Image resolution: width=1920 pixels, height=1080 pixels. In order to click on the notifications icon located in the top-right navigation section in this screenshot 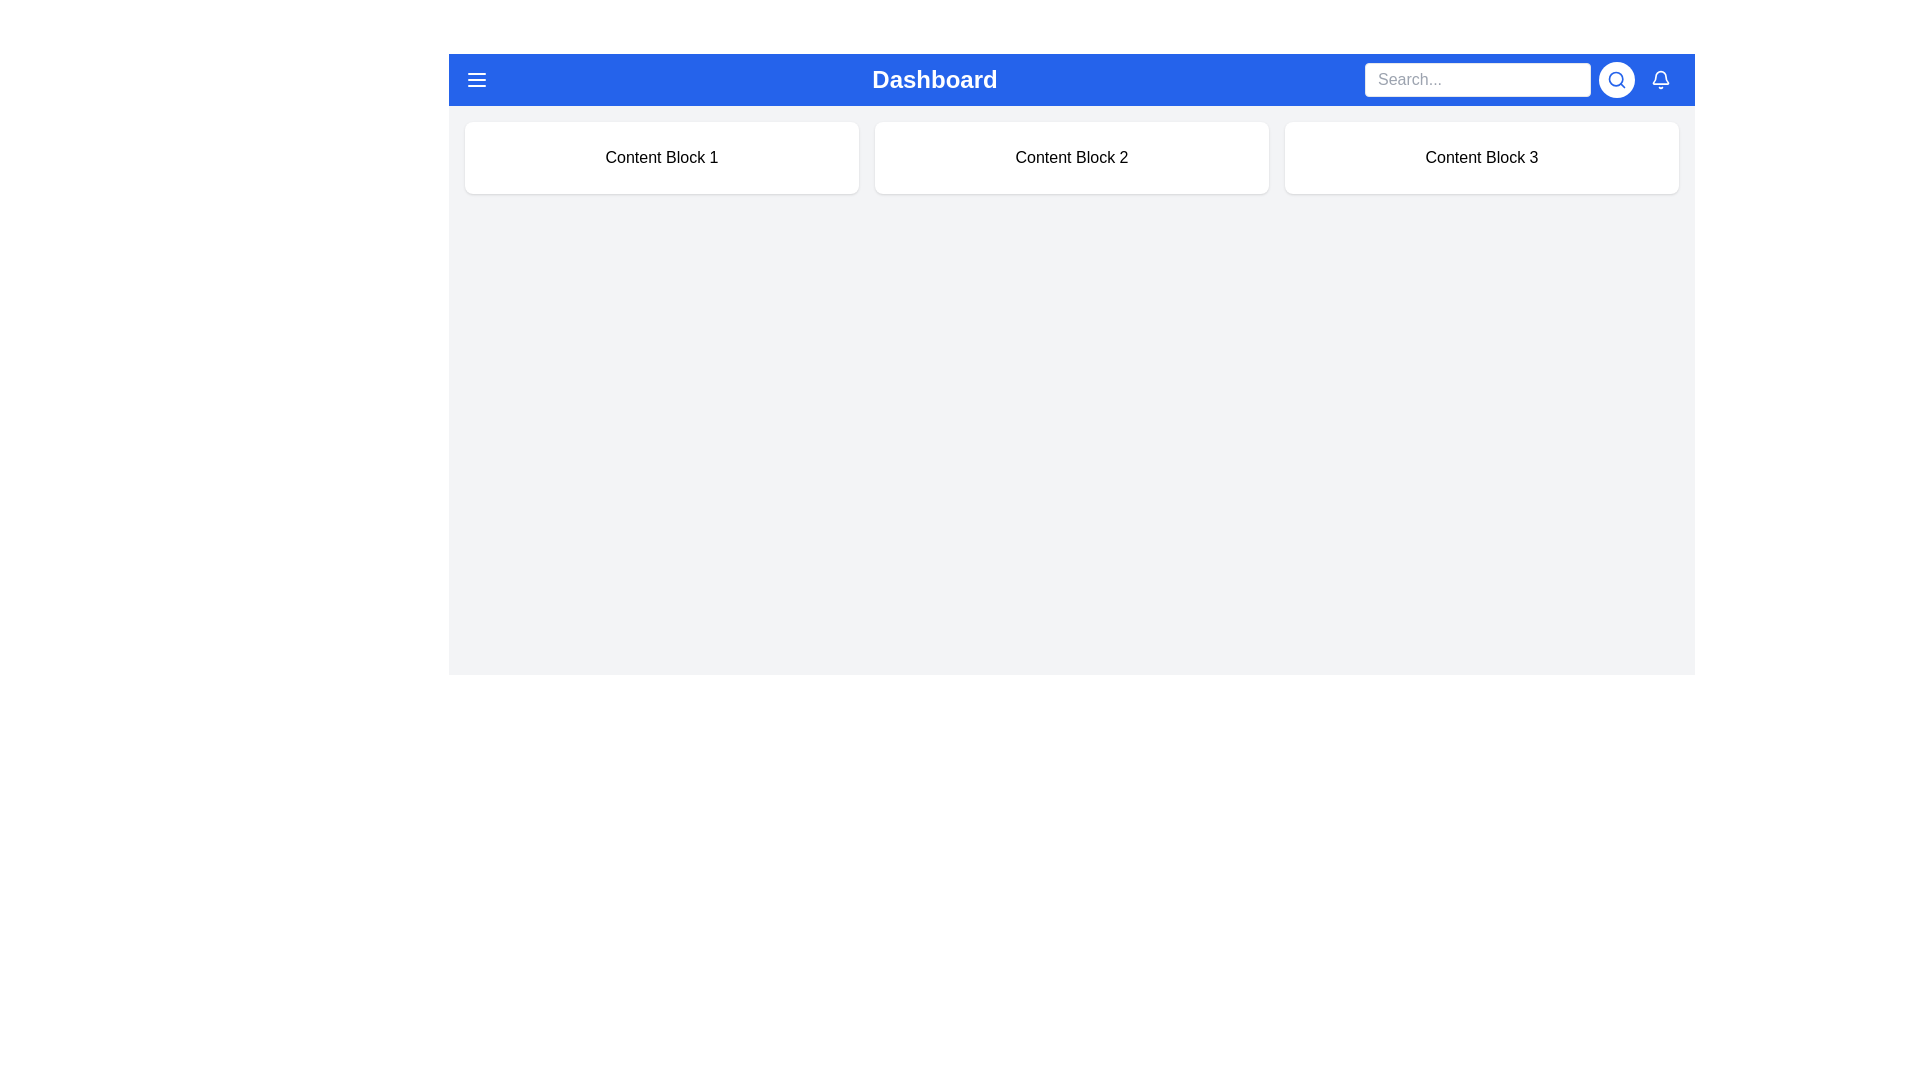, I will do `click(1660, 79)`.